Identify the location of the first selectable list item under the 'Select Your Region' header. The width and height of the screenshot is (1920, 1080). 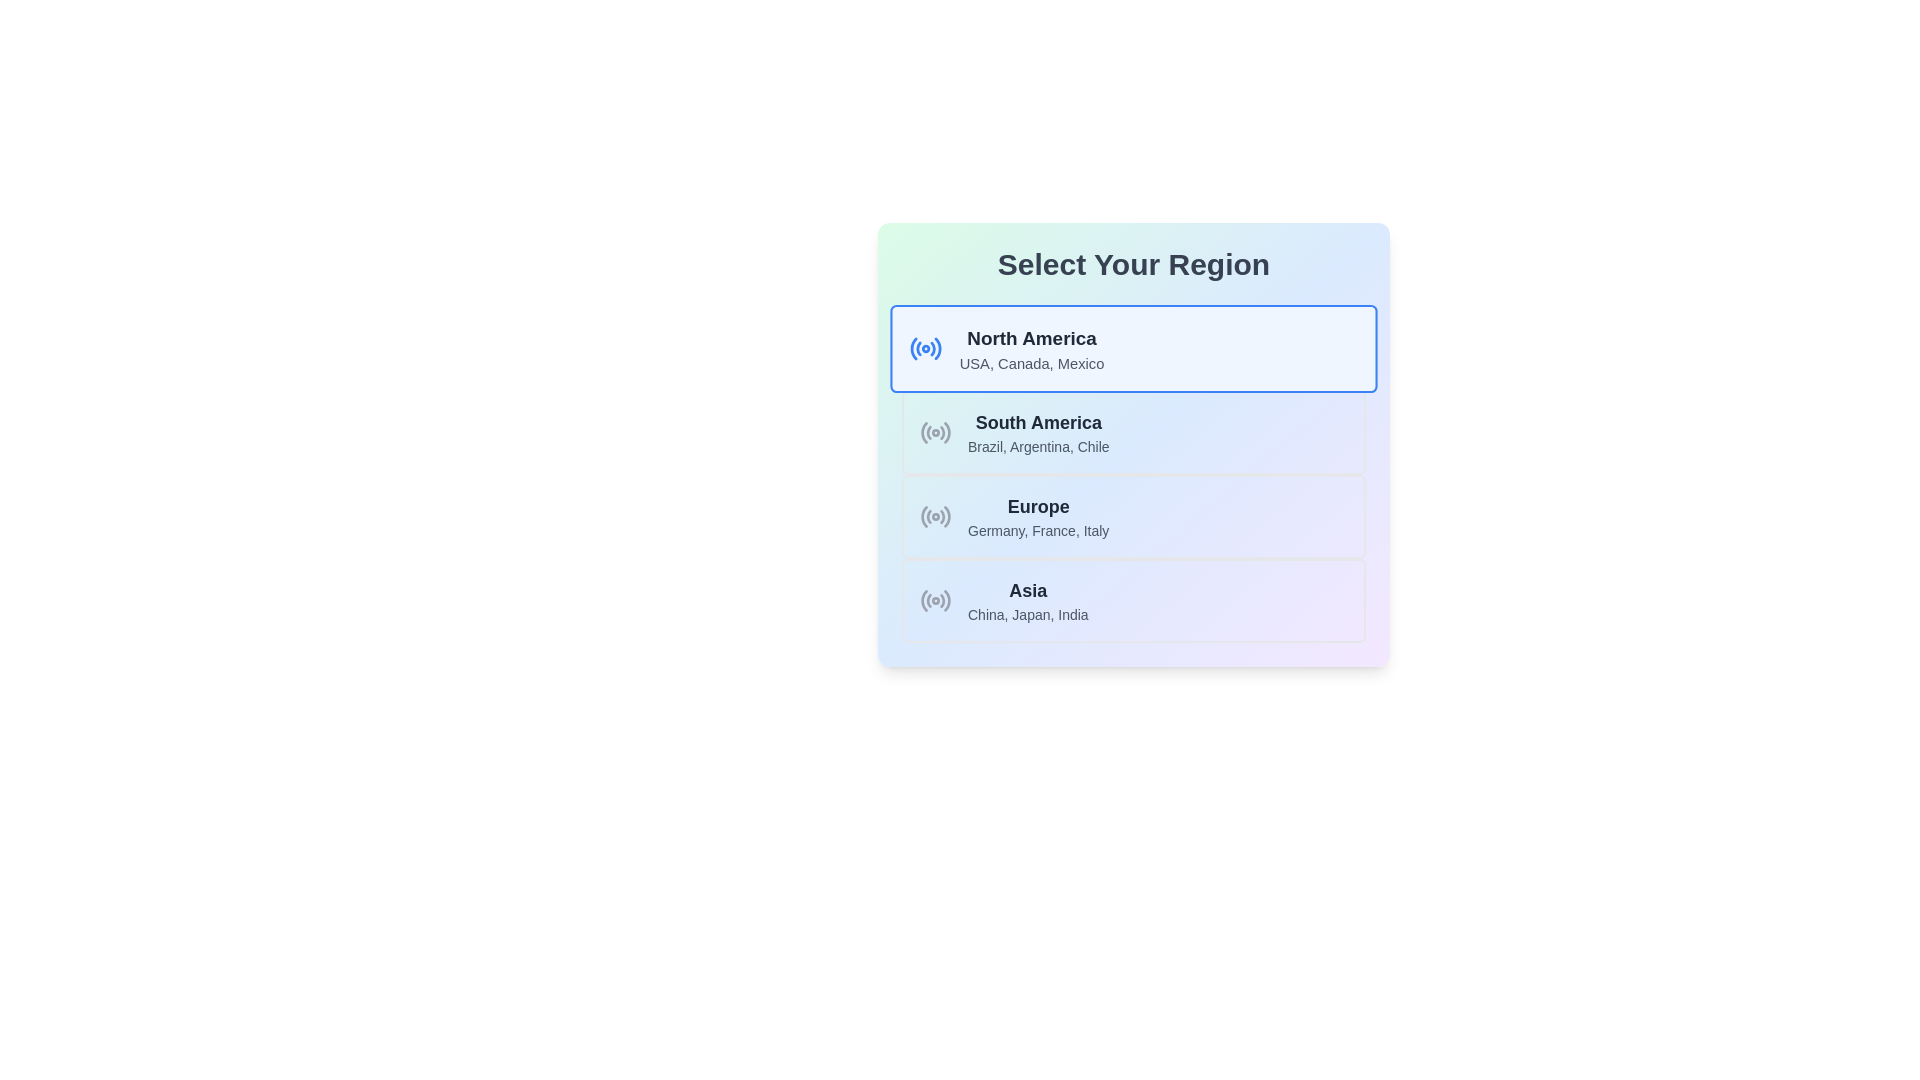
(1133, 347).